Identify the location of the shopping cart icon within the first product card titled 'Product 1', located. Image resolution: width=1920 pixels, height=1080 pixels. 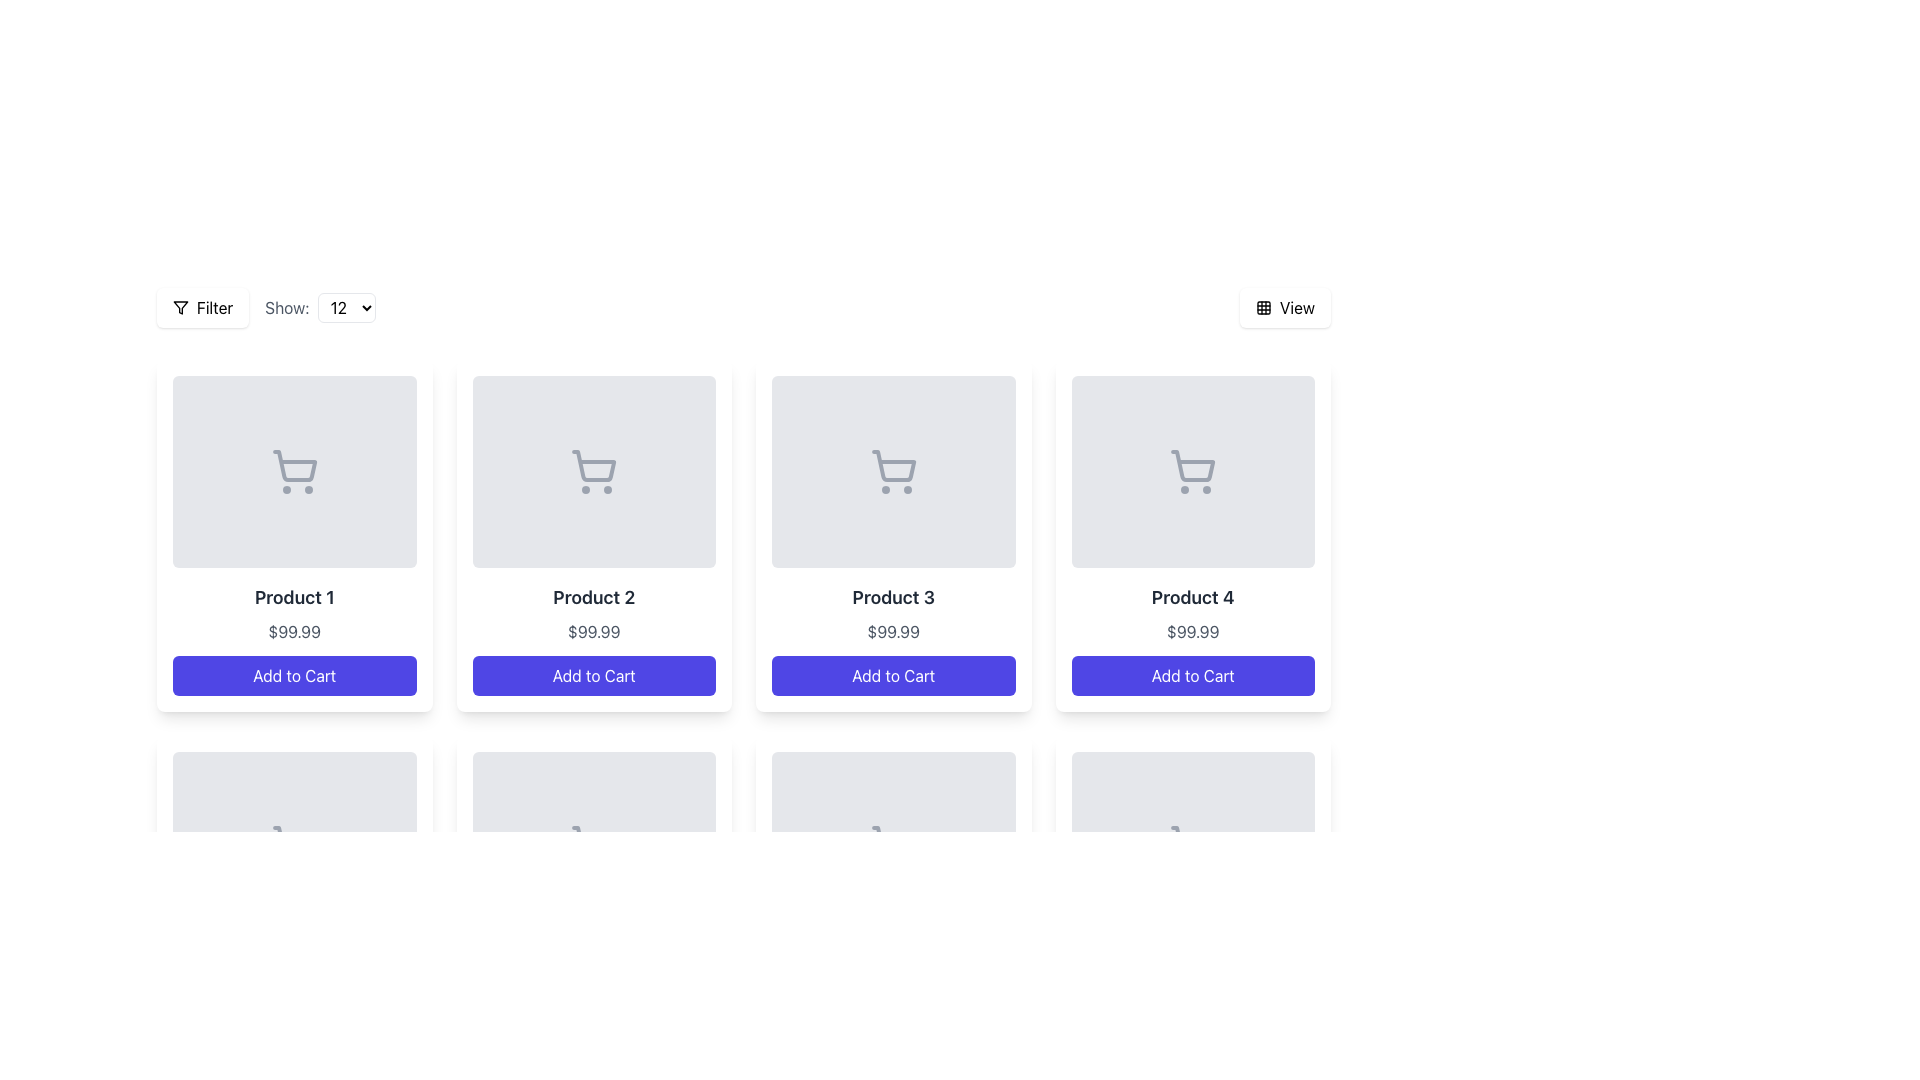
(293, 471).